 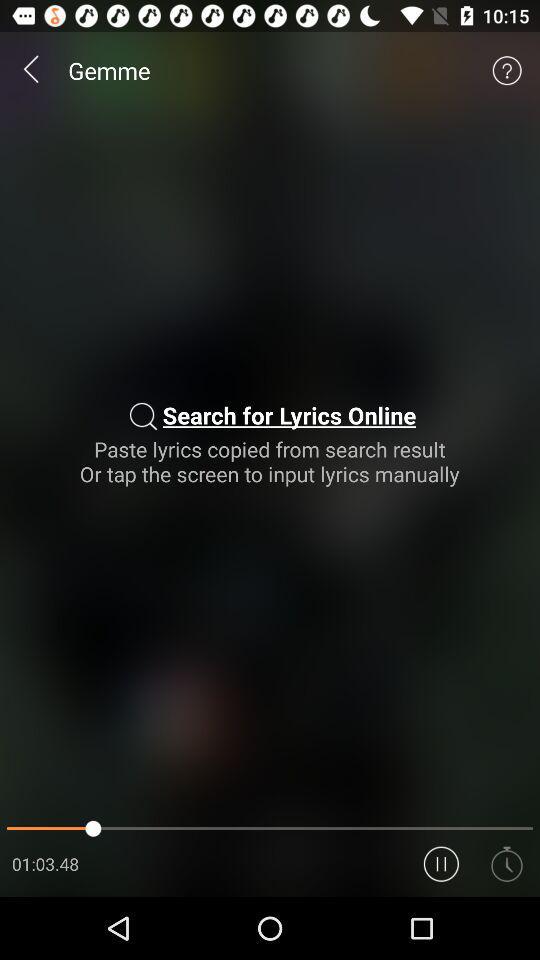 I want to click on the arrow_backward icon, so click(x=31, y=75).